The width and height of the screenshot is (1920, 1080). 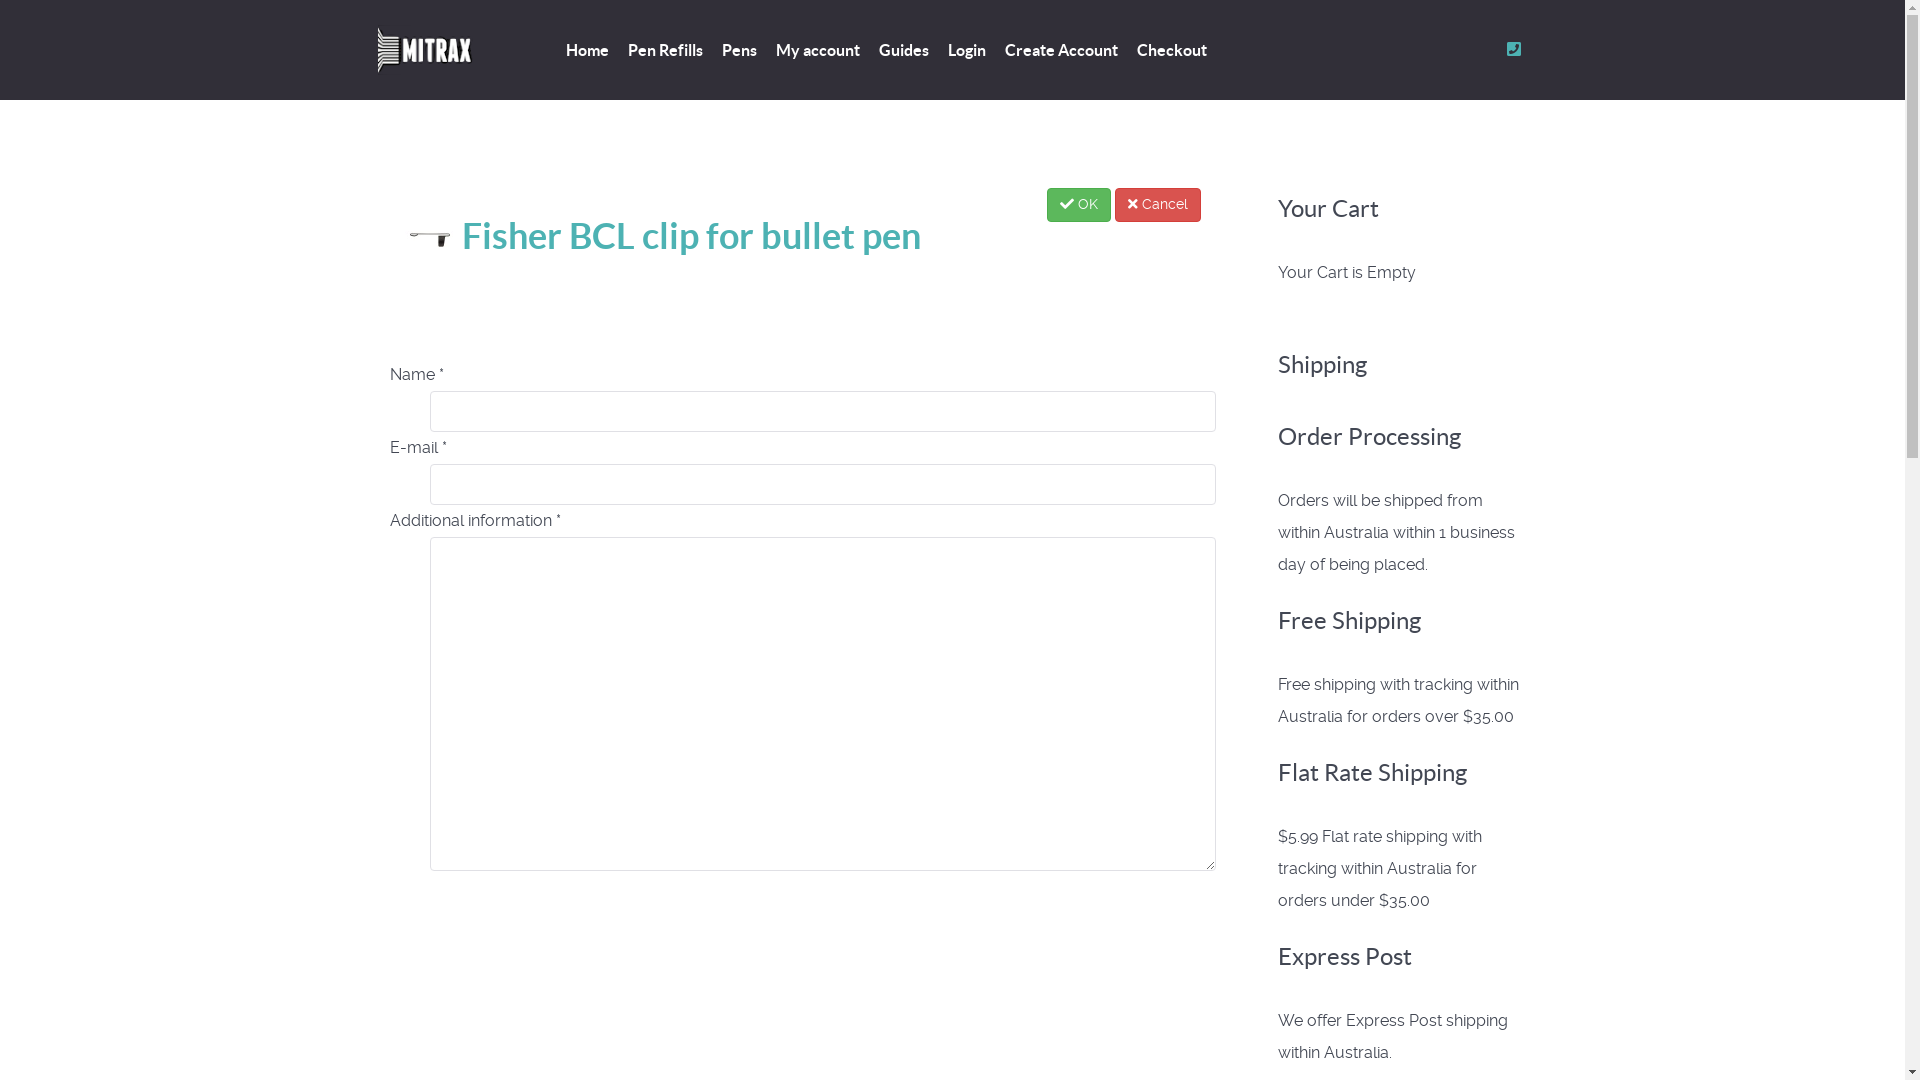 I want to click on 'Home', so click(x=586, y=50).